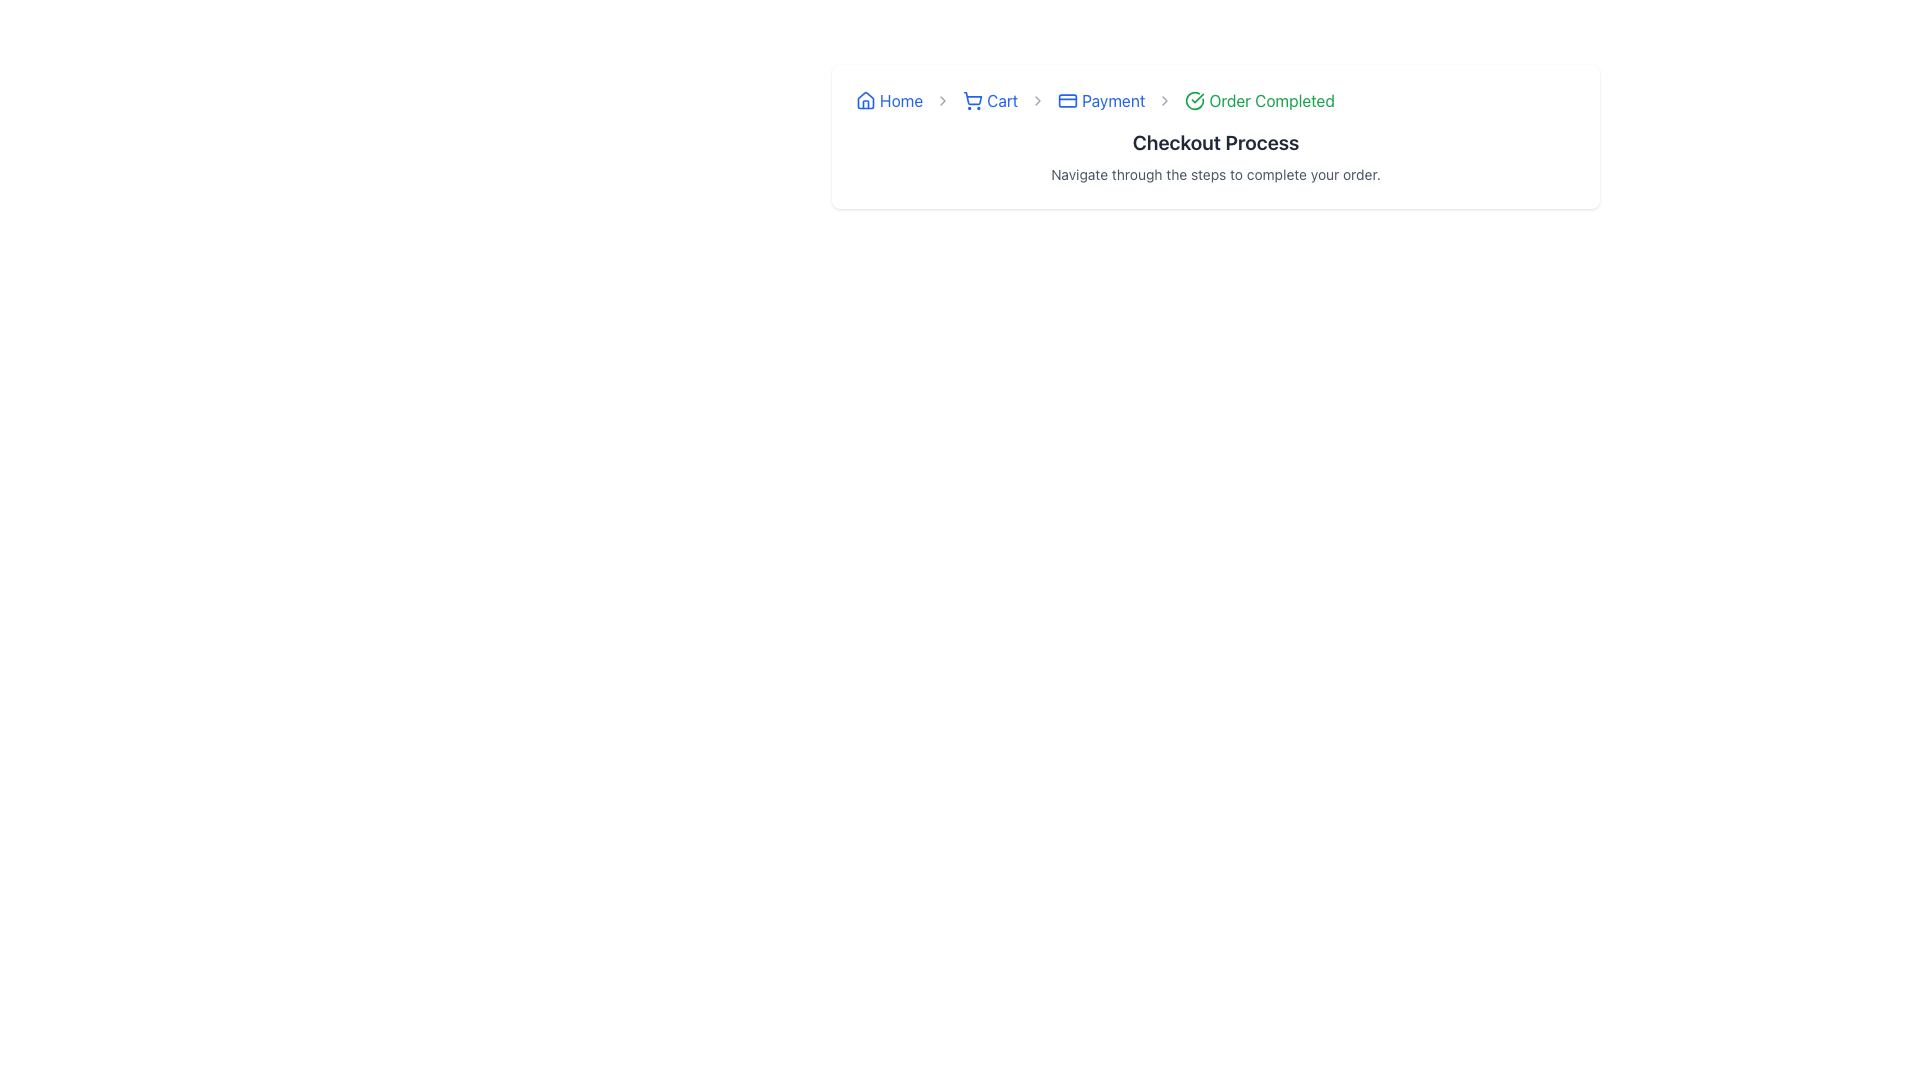 This screenshot has width=1920, height=1080. Describe the element at coordinates (888, 100) in the screenshot. I see `the 'Home' navigational link, which is styled in blue and features a house icon on its left` at that location.